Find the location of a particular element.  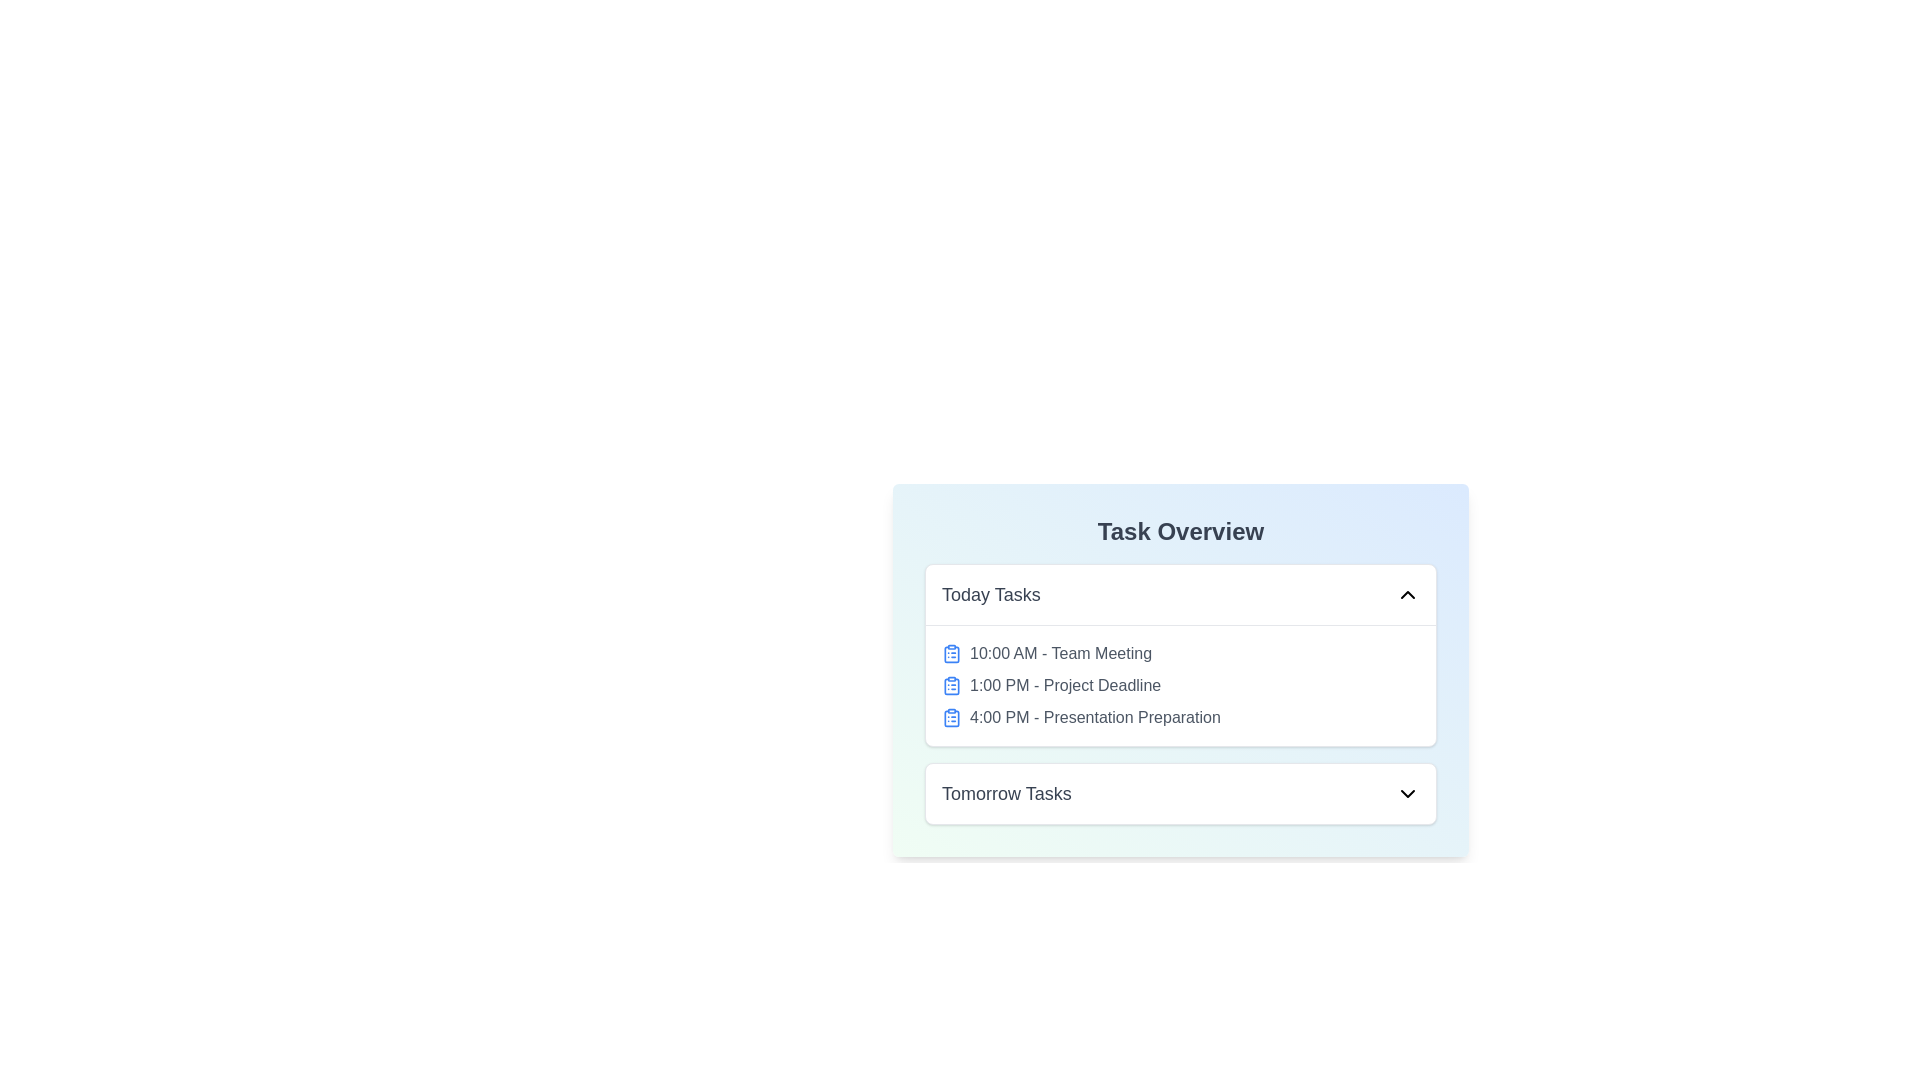

the icon associated with the task '1:00 PM - Project Deadline' is located at coordinates (950, 685).